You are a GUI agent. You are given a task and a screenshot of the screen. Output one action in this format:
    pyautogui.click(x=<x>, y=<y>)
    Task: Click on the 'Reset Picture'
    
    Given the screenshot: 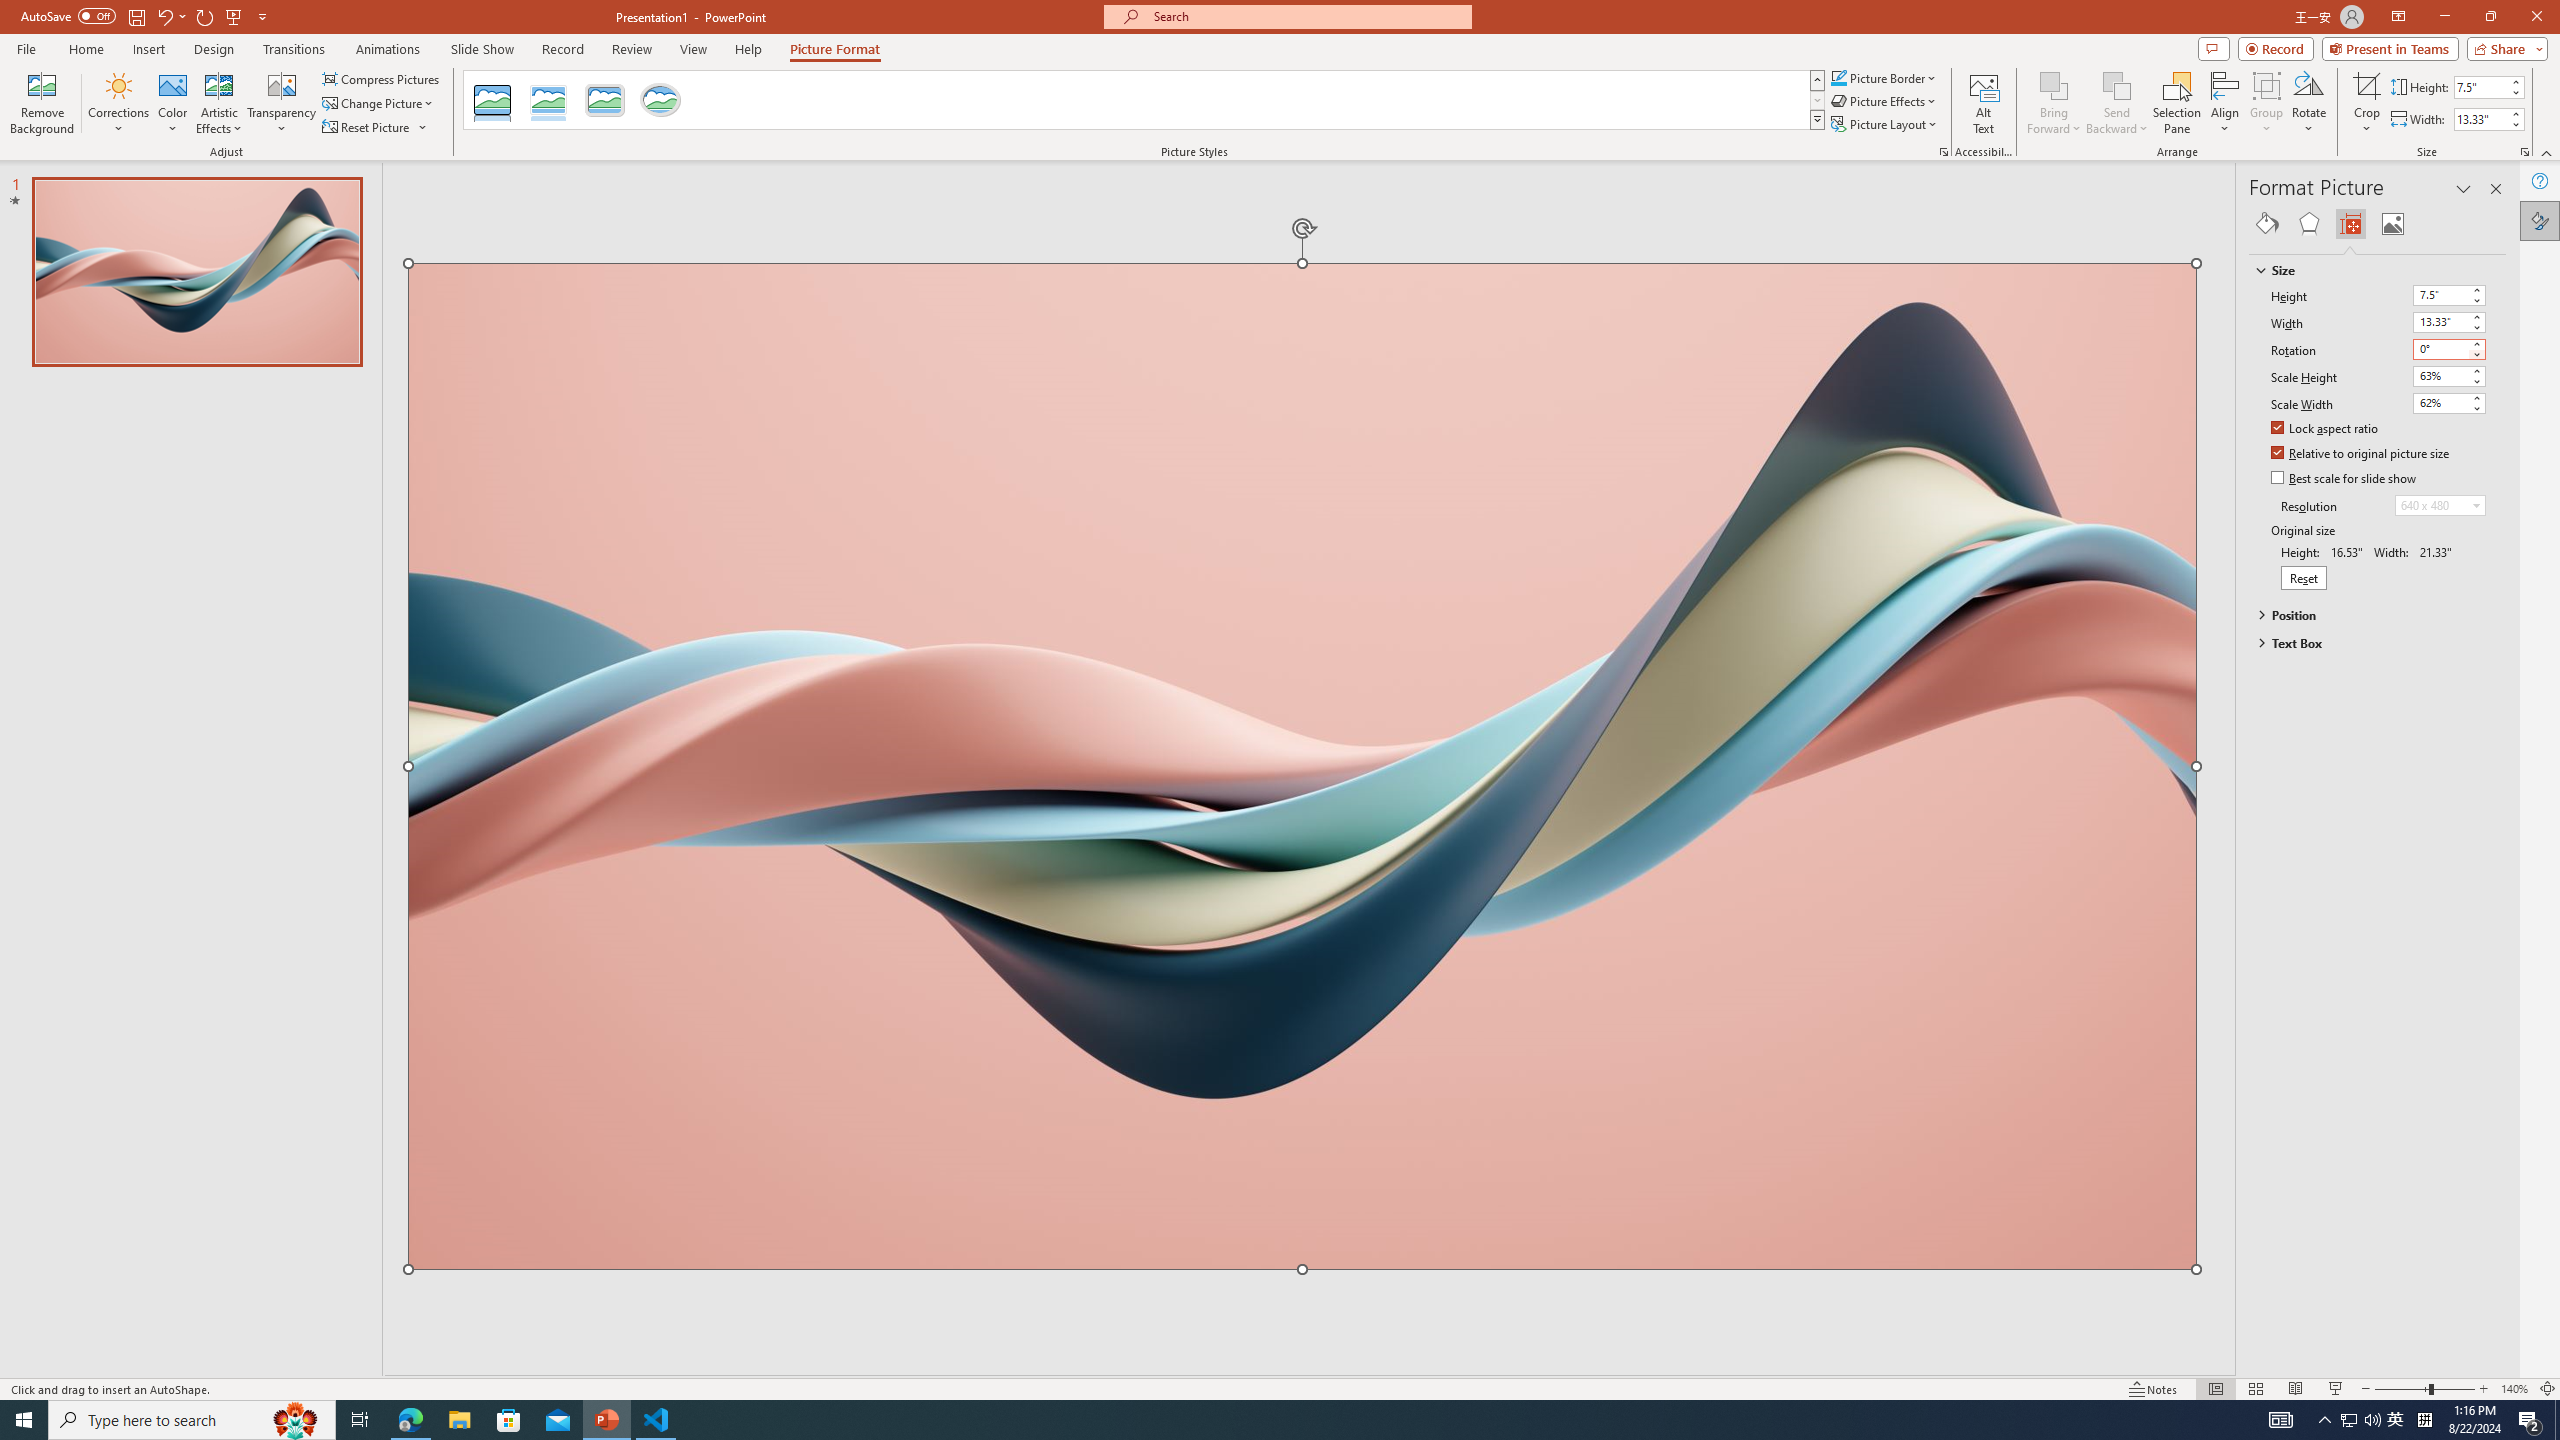 What is the action you would take?
    pyautogui.click(x=375, y=127)
    